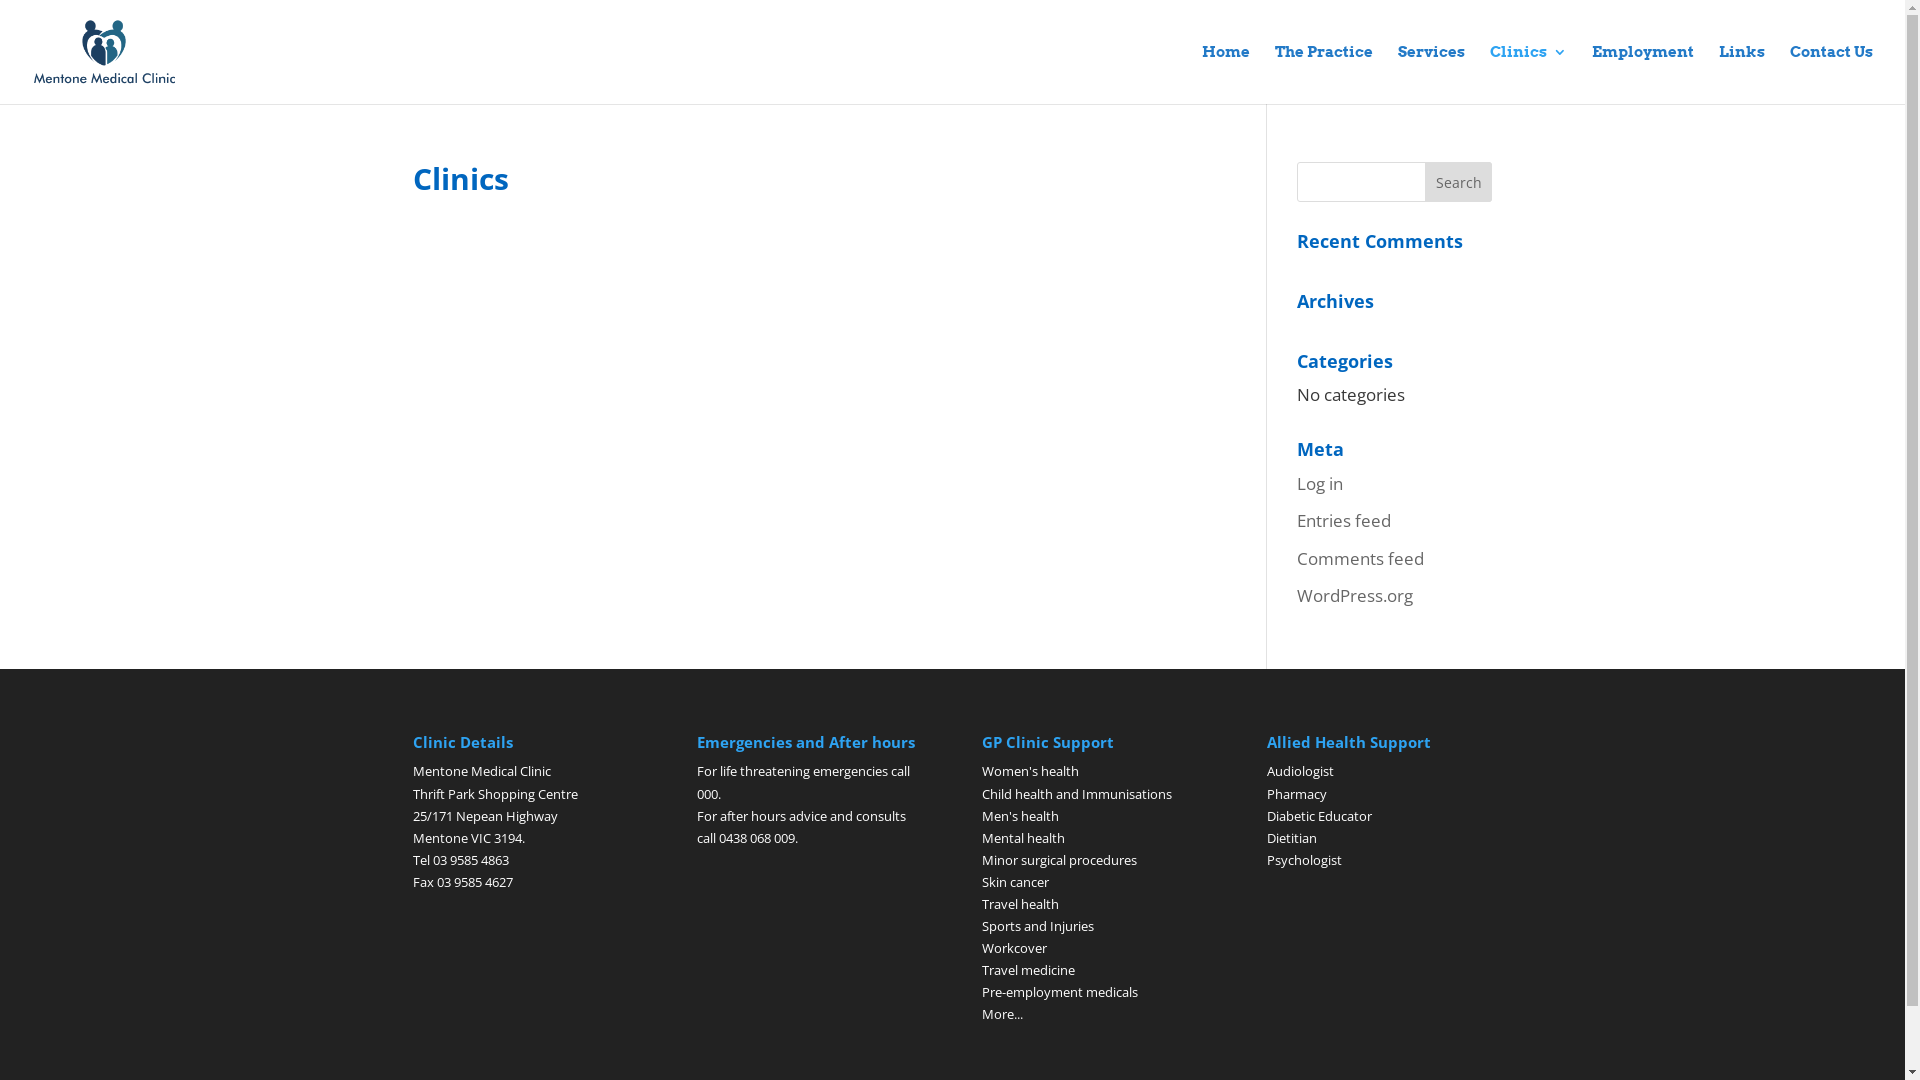 The height and width of the screenshot is (1080, 1920). I want to click on 'WordPress.org', so click(1354, 594).